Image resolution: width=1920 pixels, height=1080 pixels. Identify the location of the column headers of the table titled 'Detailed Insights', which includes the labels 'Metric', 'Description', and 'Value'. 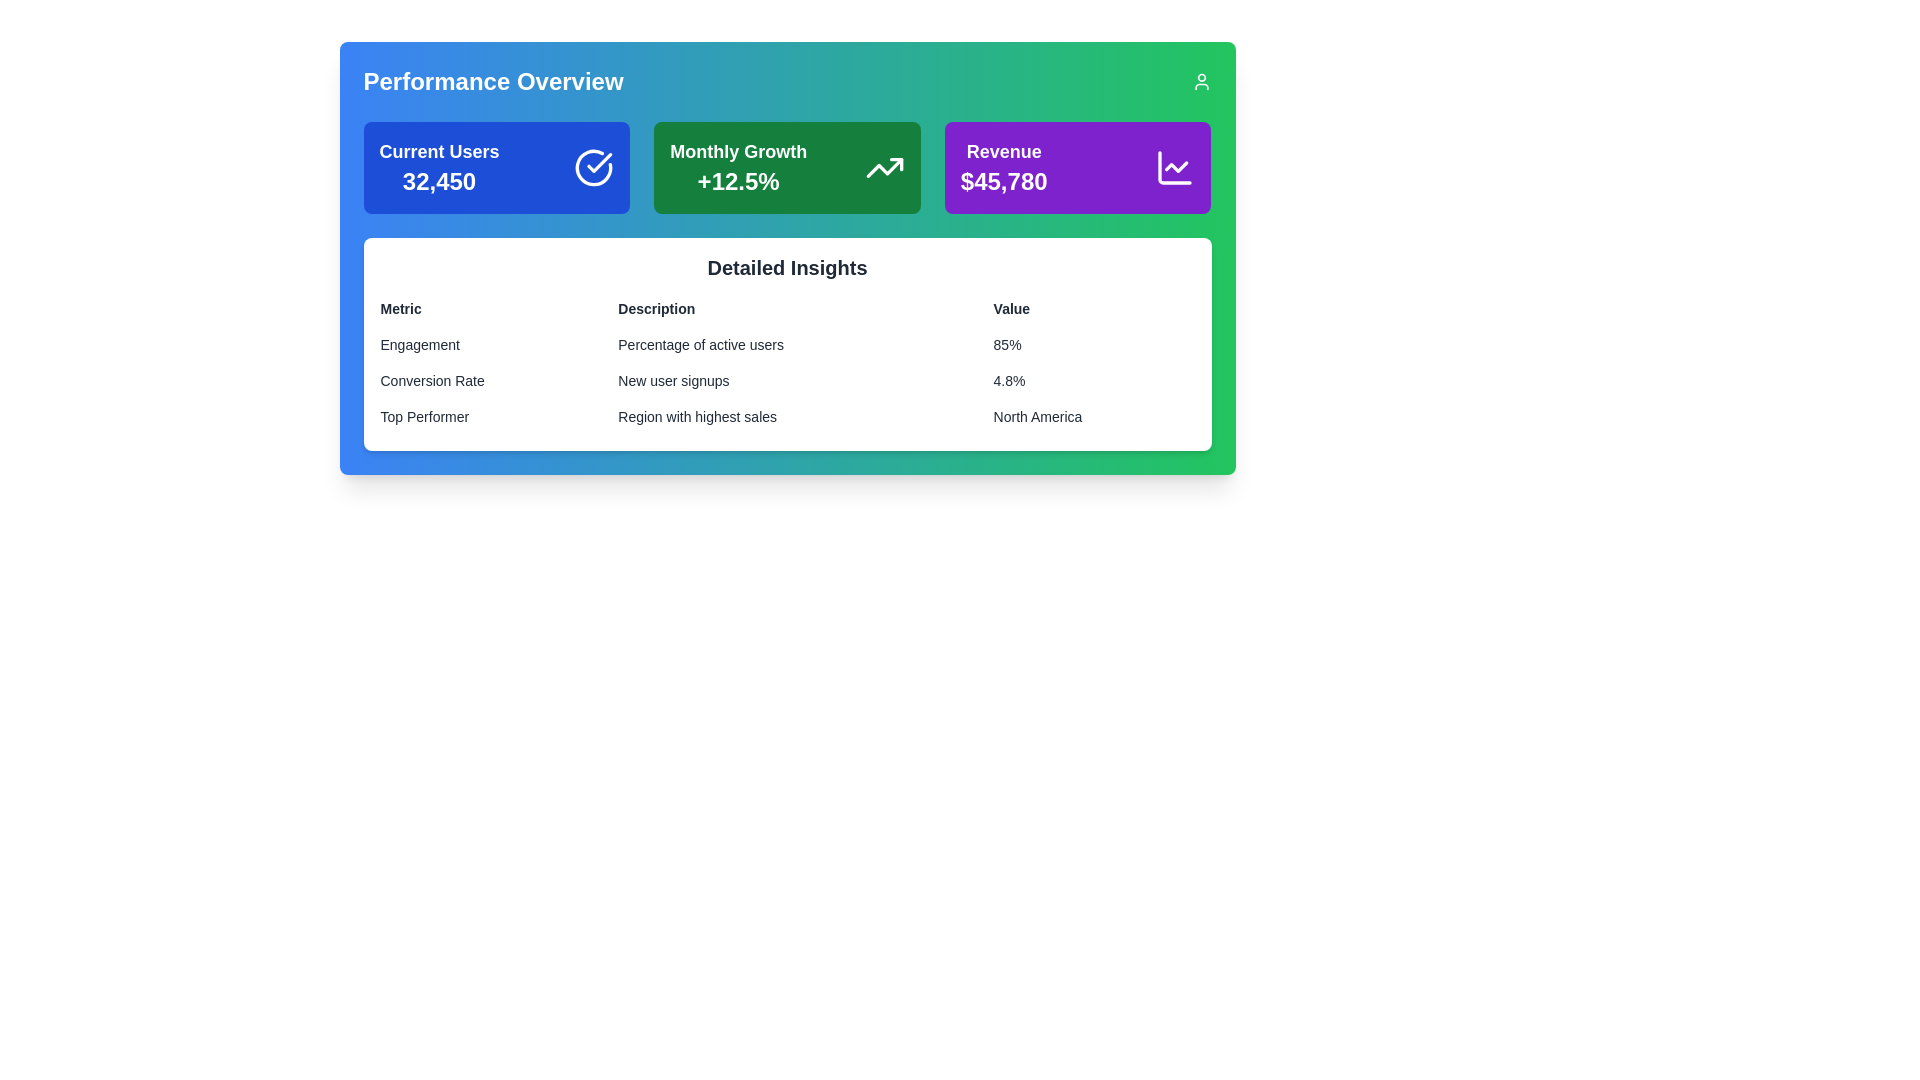
(786, 312).